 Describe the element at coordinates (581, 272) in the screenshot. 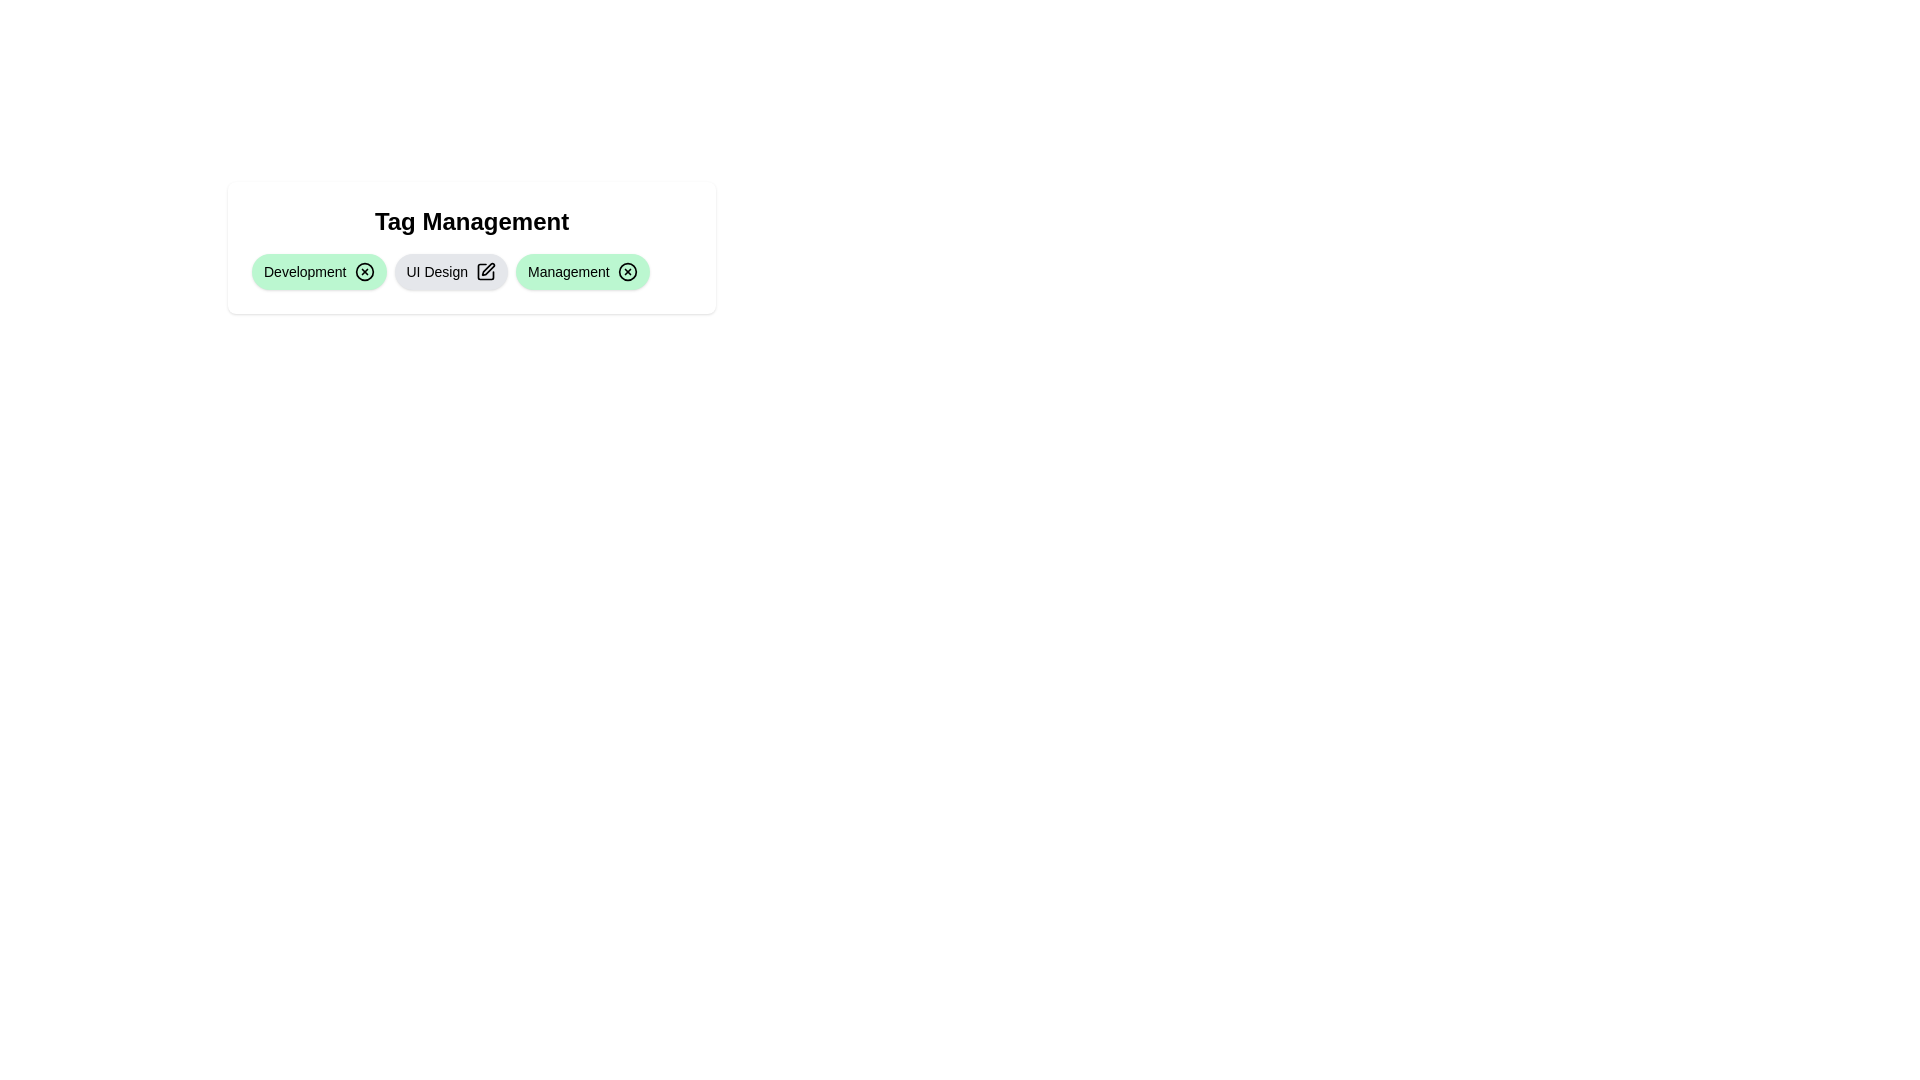

I see `the tag labeled Management` at that location.